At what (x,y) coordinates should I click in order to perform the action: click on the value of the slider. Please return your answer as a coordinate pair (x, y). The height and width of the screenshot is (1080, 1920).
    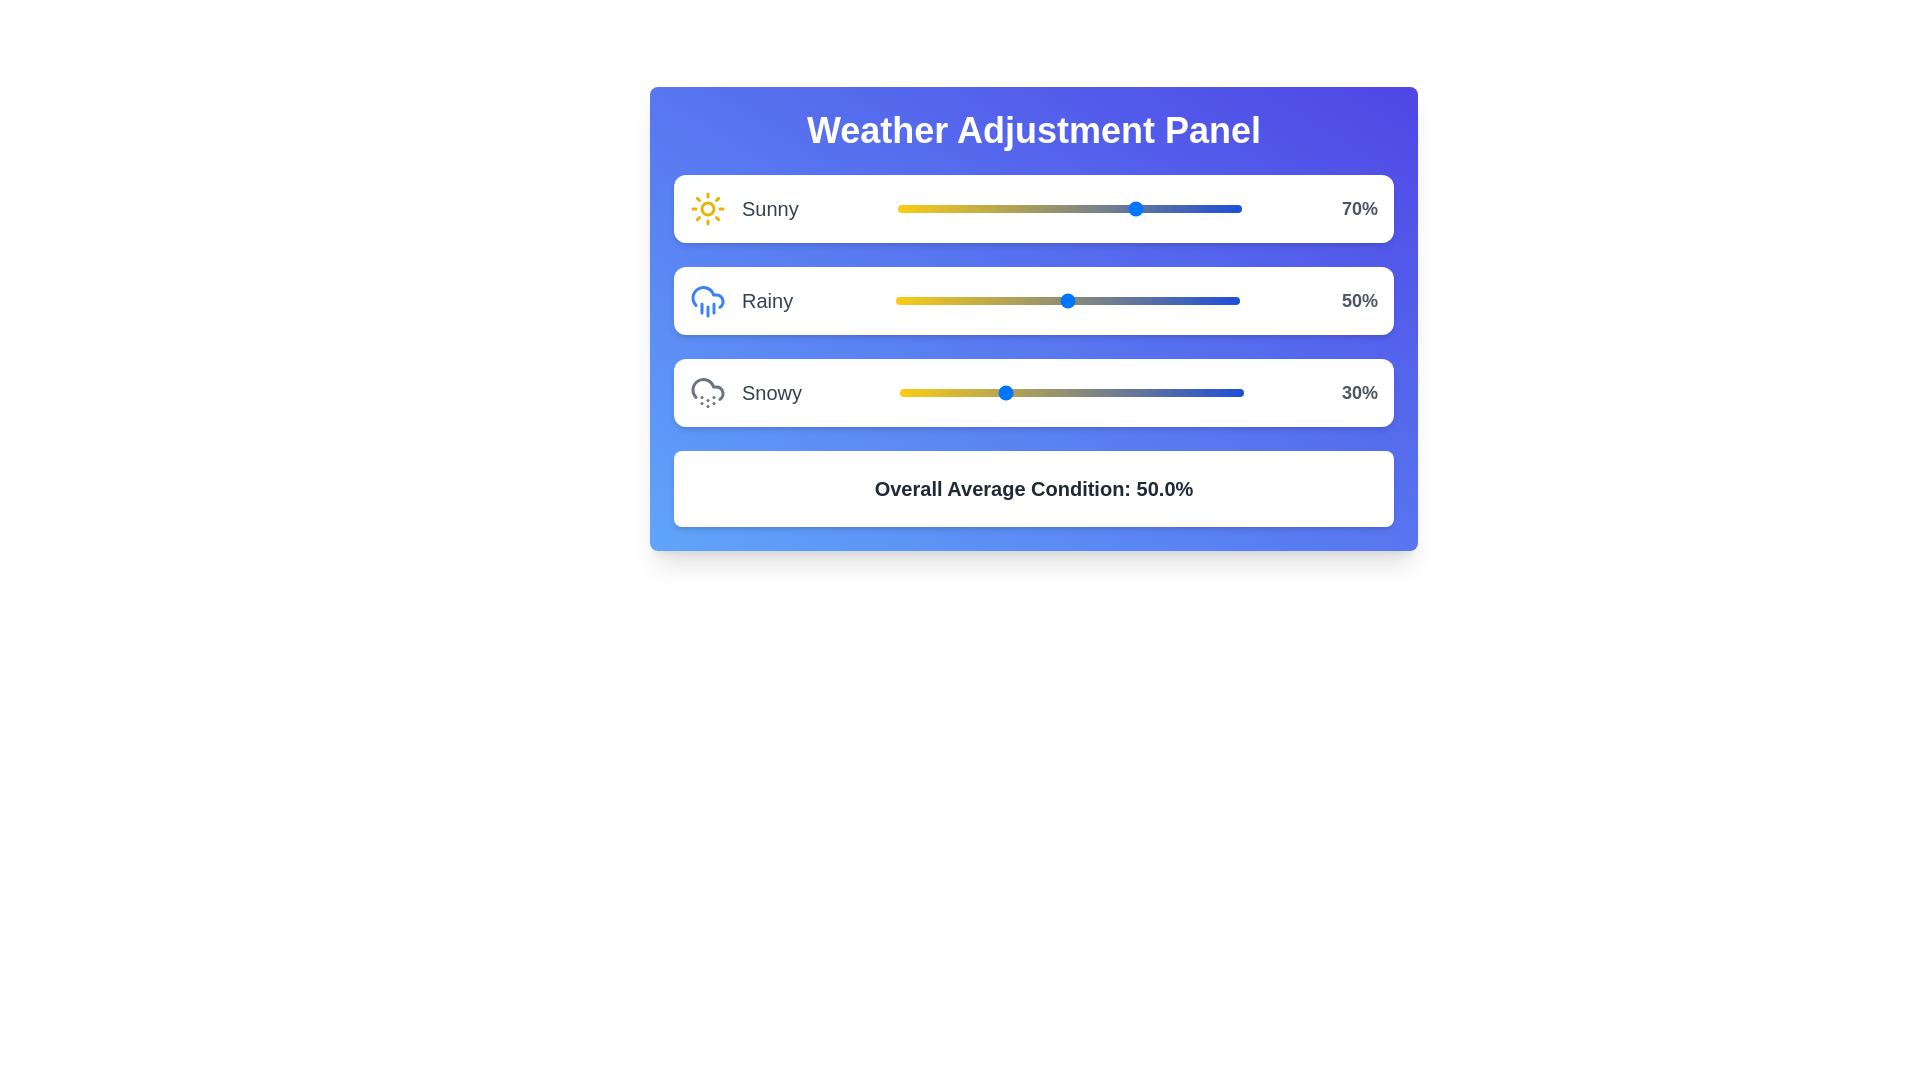
    Looking at the image, I should click on (1046, 393).